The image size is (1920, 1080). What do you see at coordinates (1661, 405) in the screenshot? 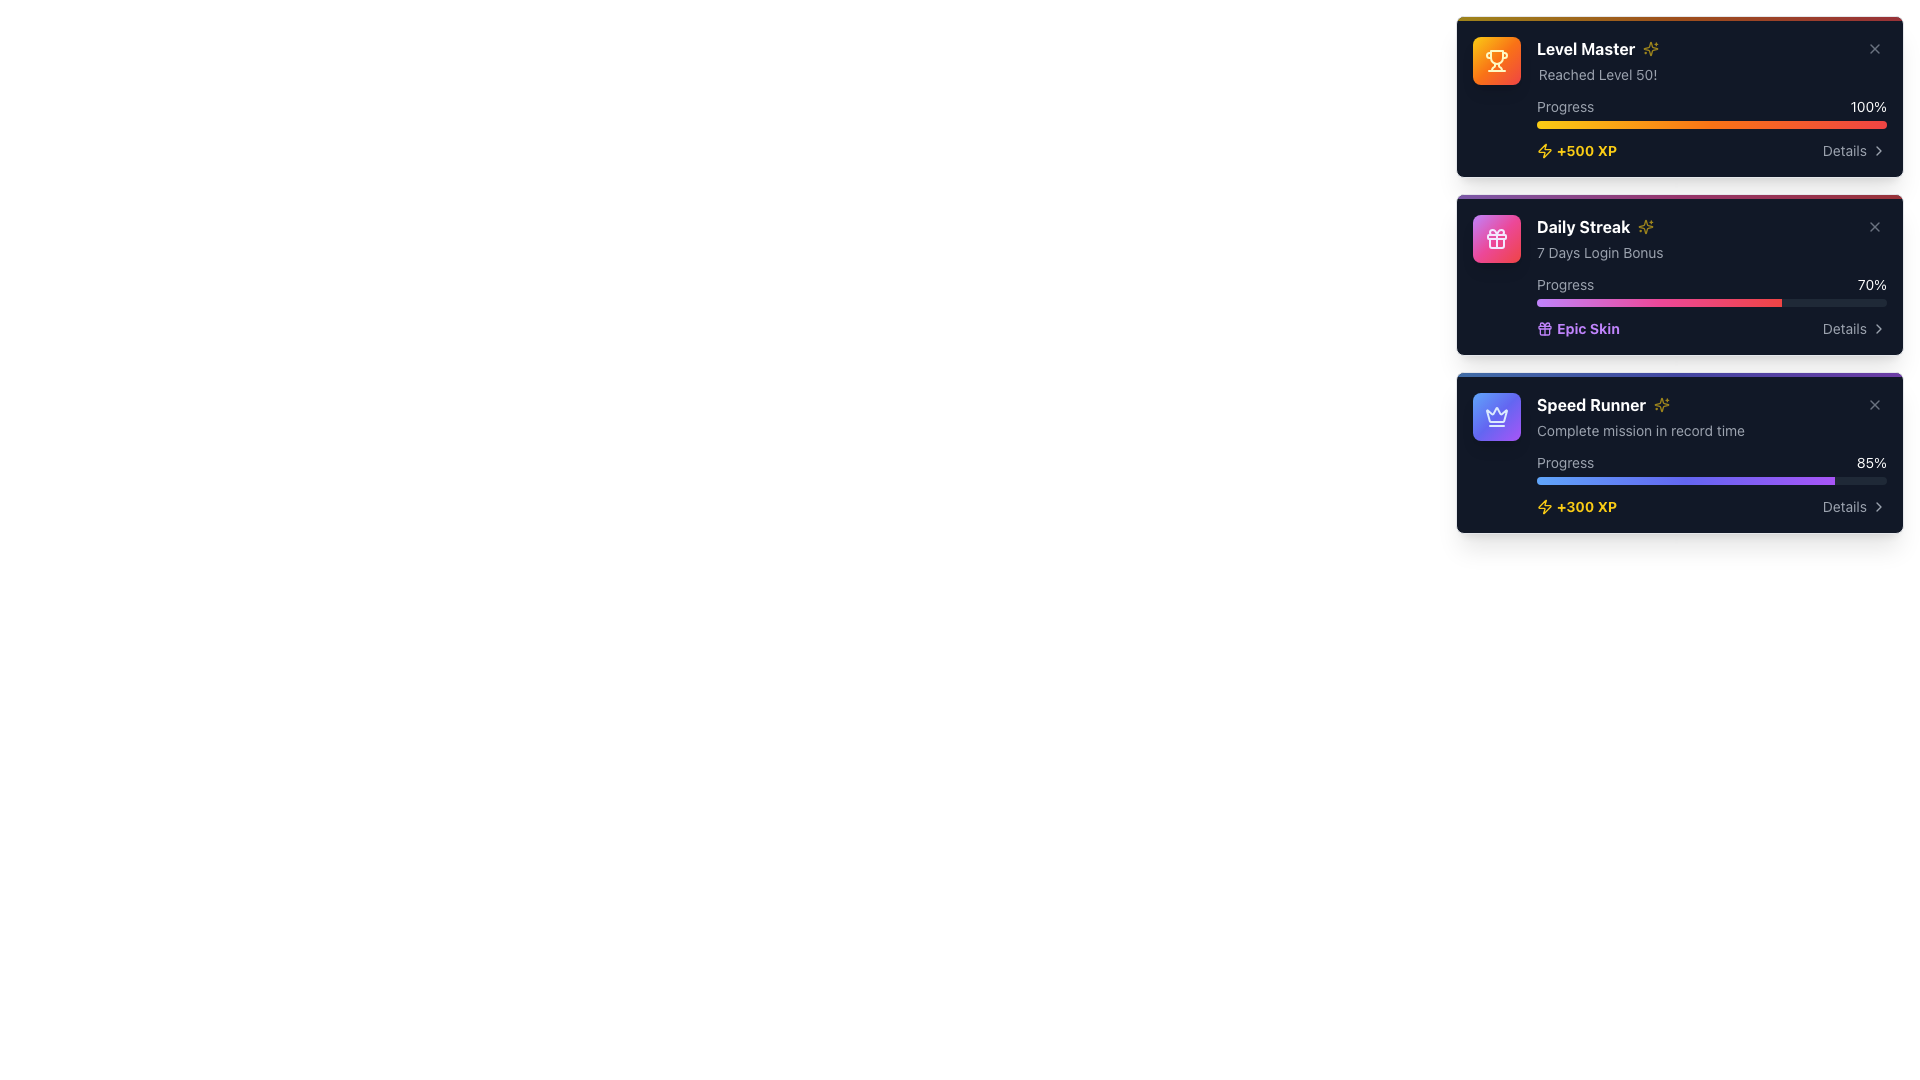
I see `the ornamental SVG Icon that enhances the 'Speed Runner' achievement card, positioned to the right of the text label within the third achievement card` at bounding box center [1661, 405].